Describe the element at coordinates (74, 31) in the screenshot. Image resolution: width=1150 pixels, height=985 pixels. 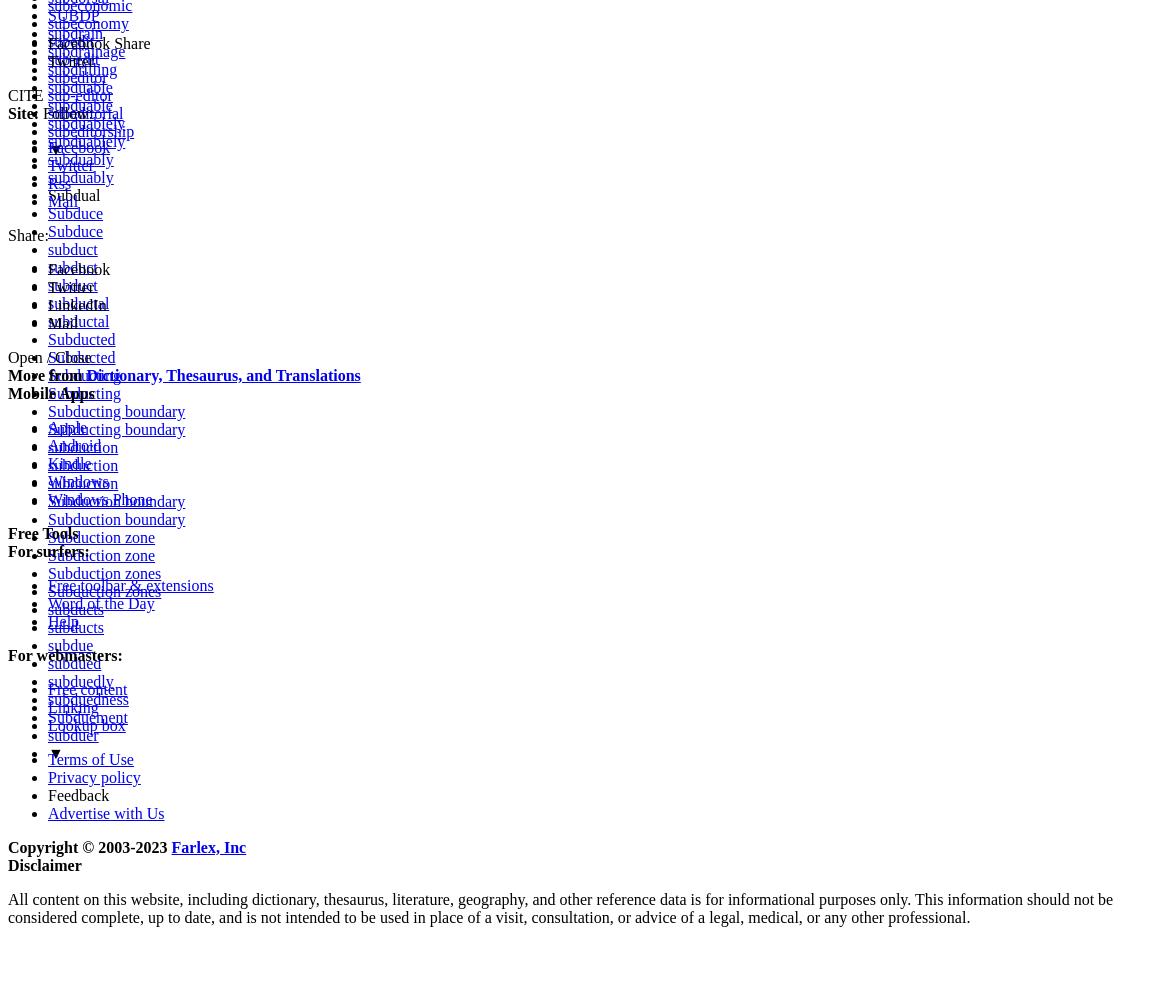
I see `'subdrain'` at that location.